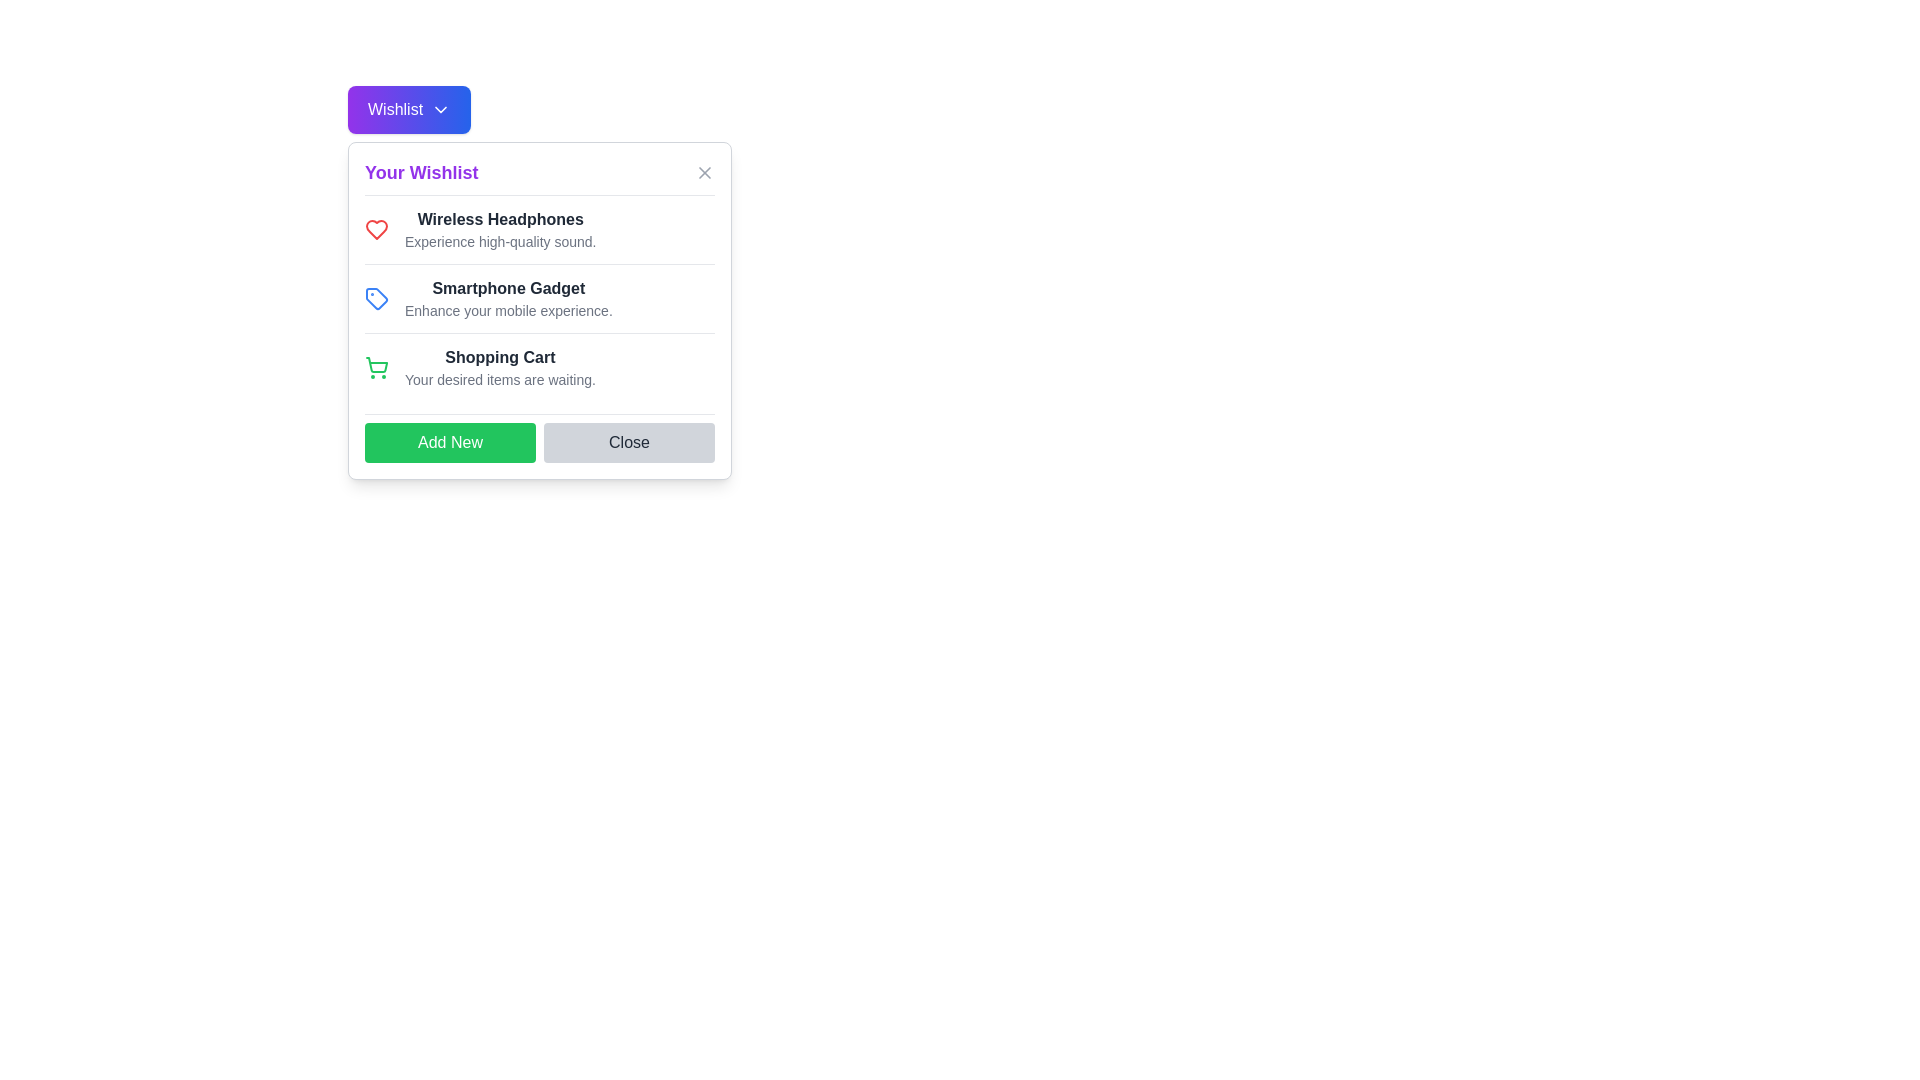 The width and height of the screenshot is (1920, 1080). What do you see at coordinates (500, 380) in the screenshot?
I see `contents of the descriptive text label that reads 'Your desired items are waiting.' located below the 'Shopping Cart' header in the 'Your Wishlist' popup` at bounding box center [500, 380].